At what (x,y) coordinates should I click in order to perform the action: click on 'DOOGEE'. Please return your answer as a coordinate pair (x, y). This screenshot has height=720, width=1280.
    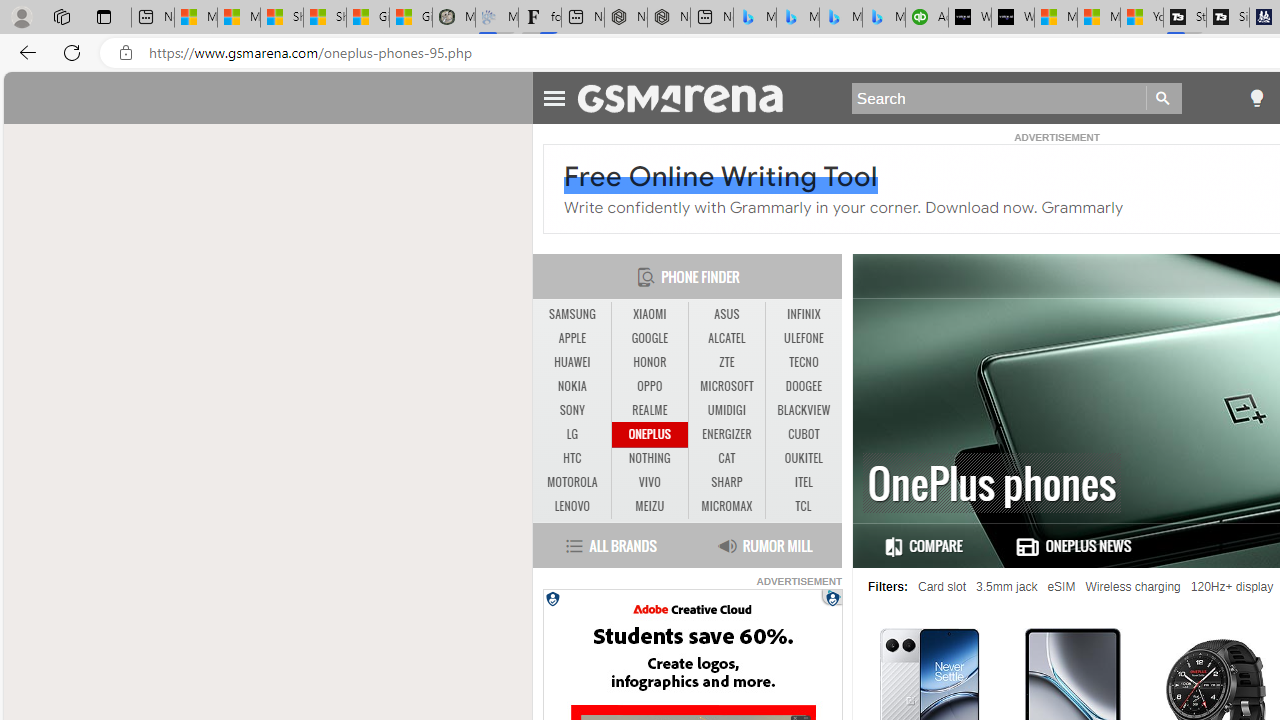
    Looking at the image, I should click on (803, 386).